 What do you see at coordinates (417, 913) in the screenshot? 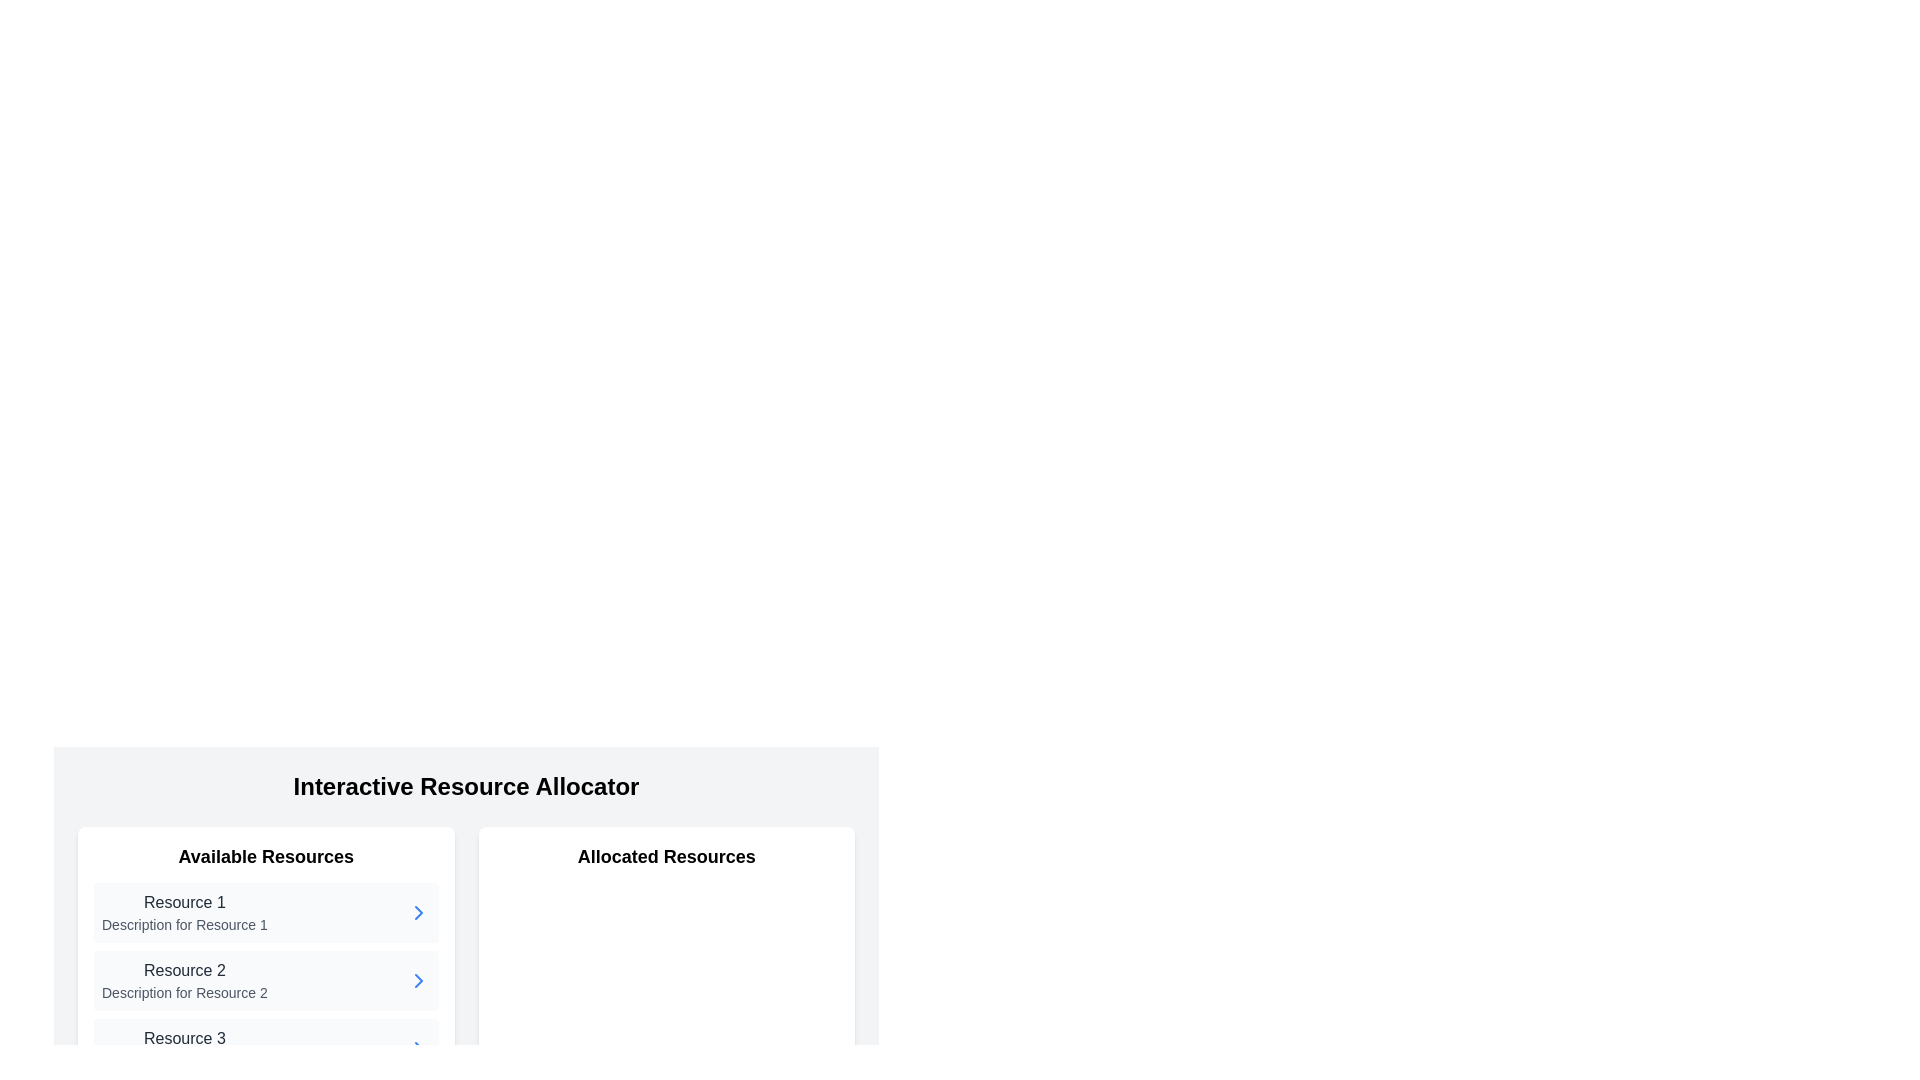
I see `the rightward chevron icon located in the 'Available Resources' section, aligned with 'Resource 2'` at bounding box center [417, 913].